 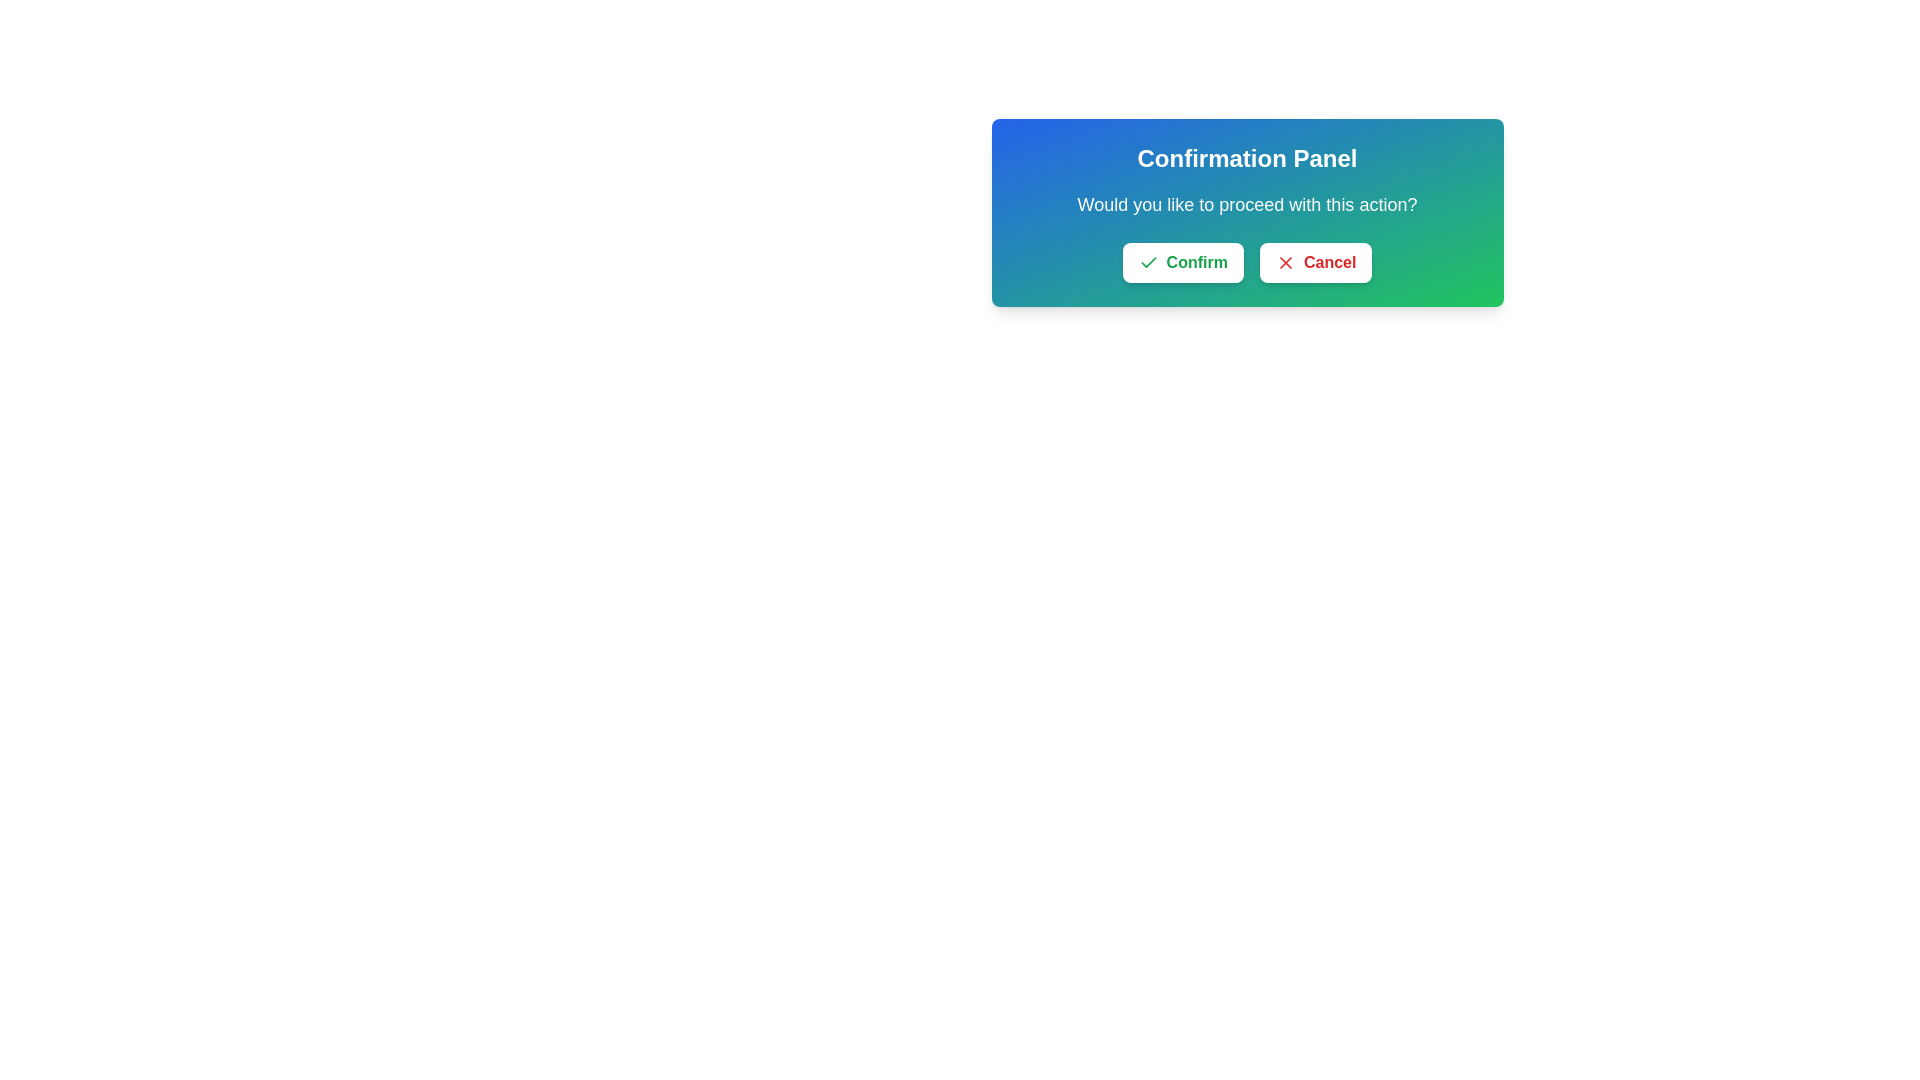 I want to click on the cancel button in the confirmation panel, so click(x=1316, y=261).